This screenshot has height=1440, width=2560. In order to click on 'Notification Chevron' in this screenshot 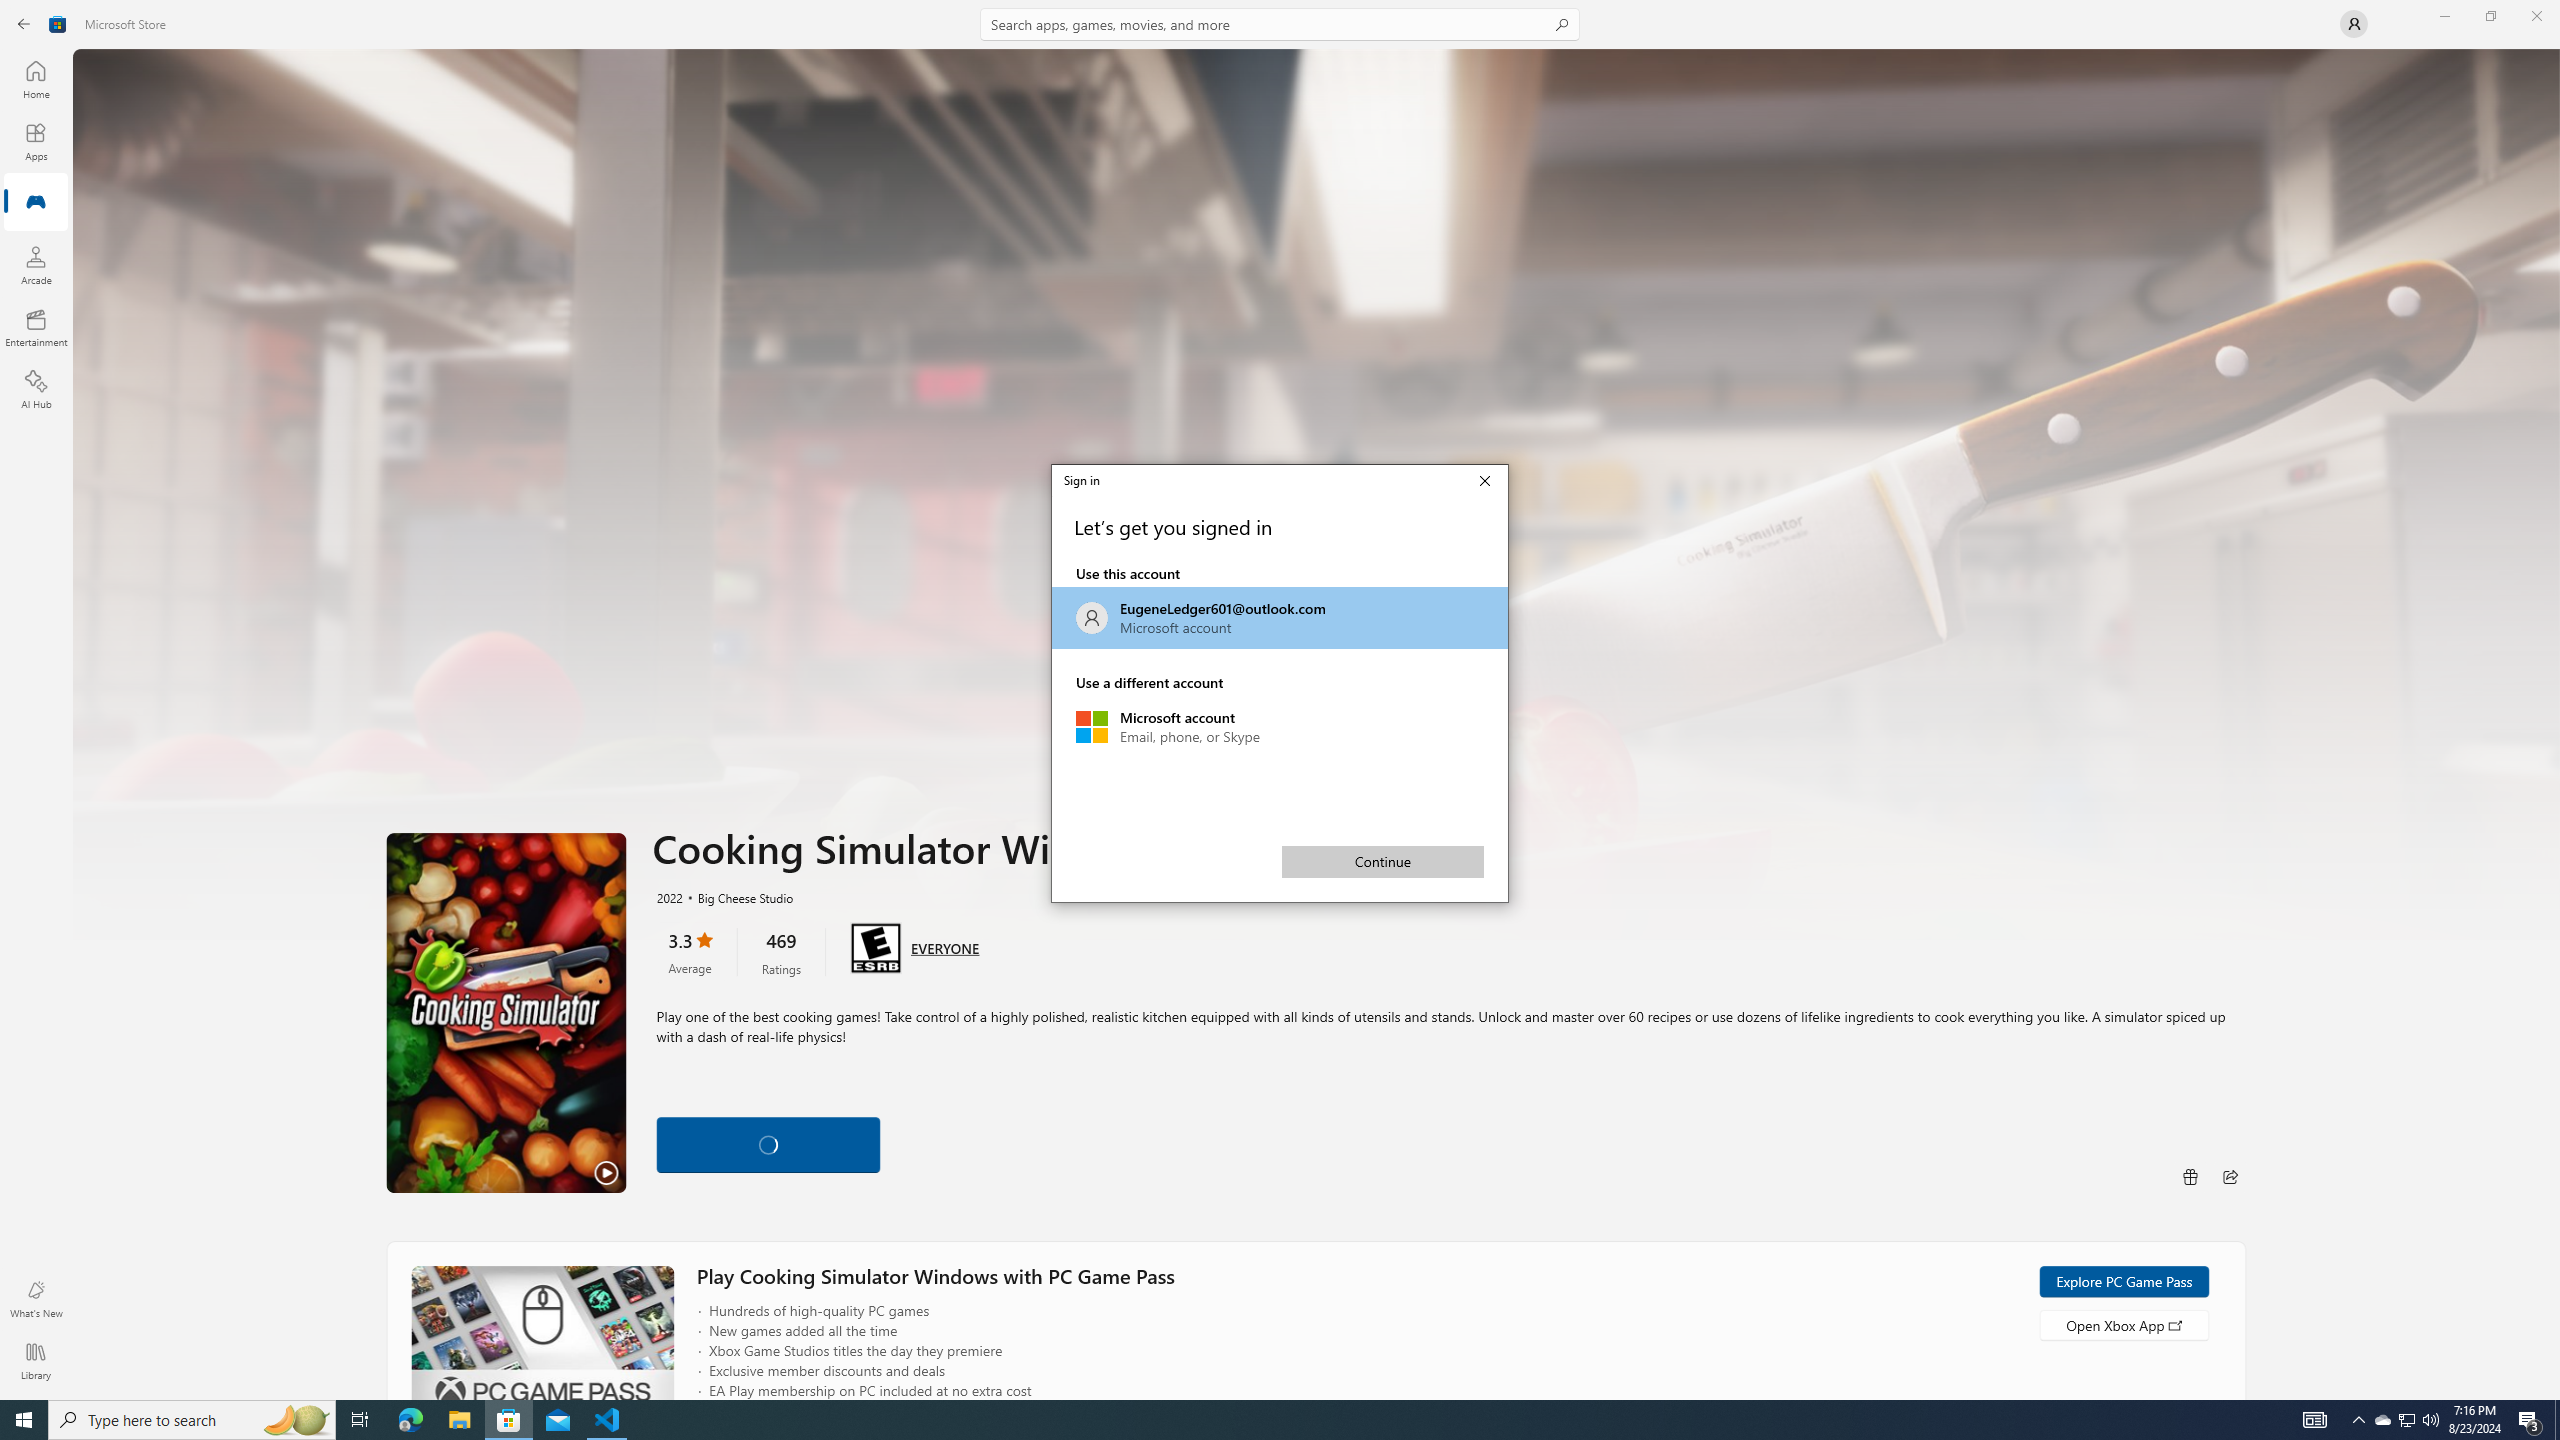, I will do `click(2359, 1418)`.